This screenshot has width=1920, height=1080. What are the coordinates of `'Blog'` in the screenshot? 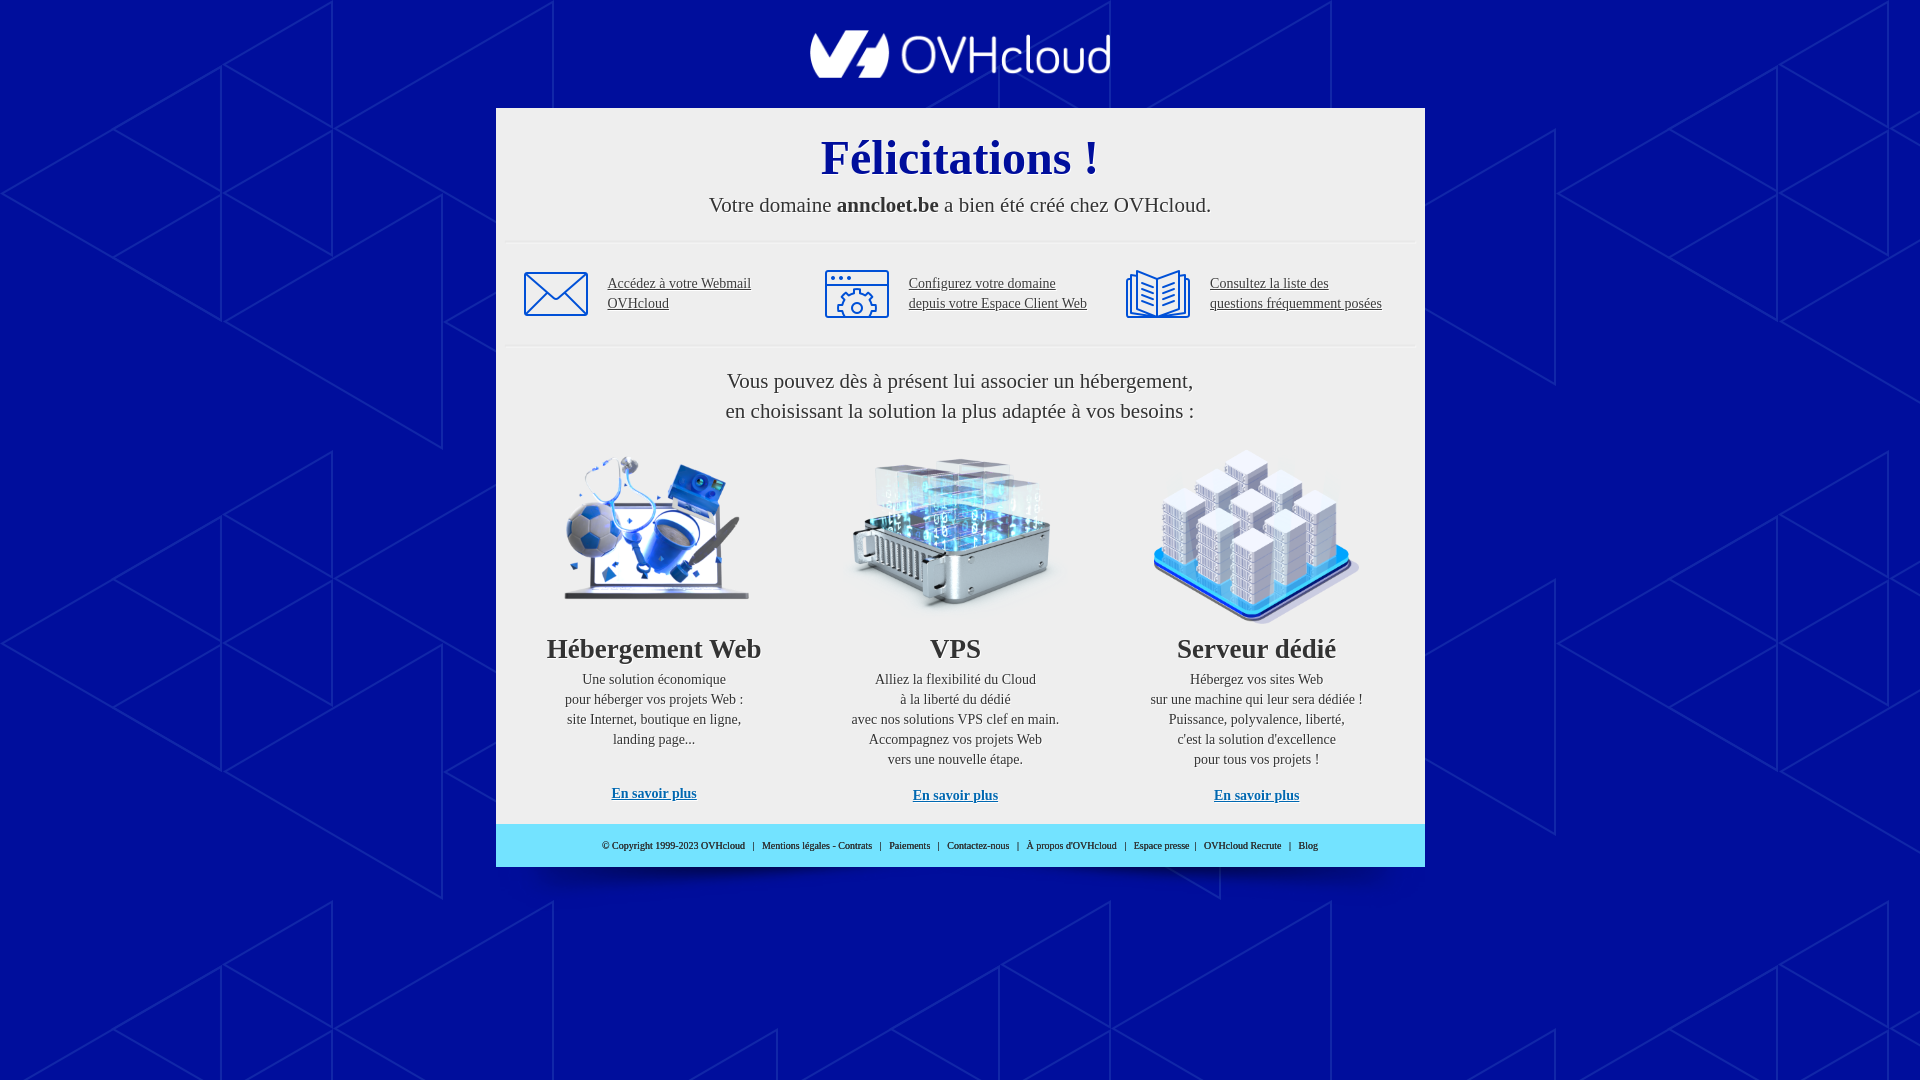 It's located at (1308, 845).